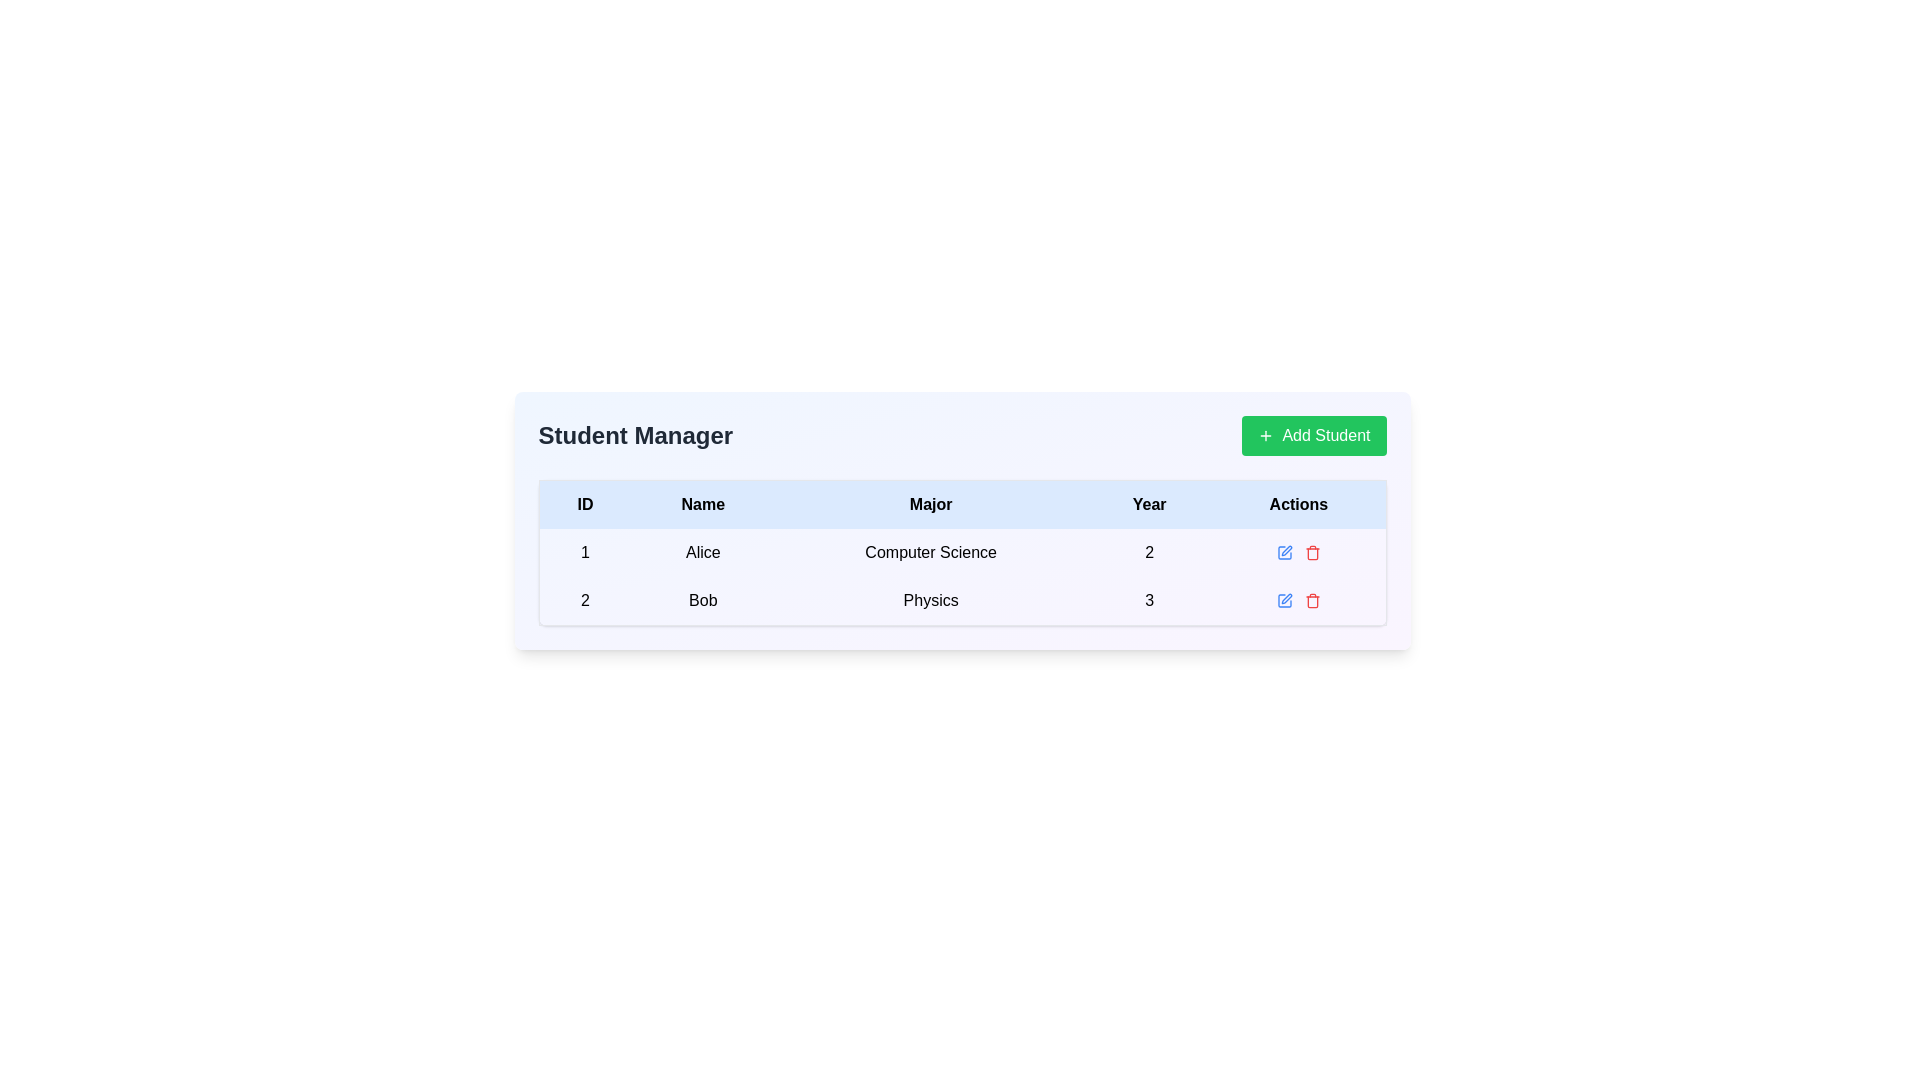 The height and width of the screenshot is (1080, 1920). What do you see at coordinates (584, 552) in the screenshot?
I see `the text label displaying the character '1' in bold style, located in the first column of the first row of the table, adjacent to the cell containing 'Alice'` at bounding box center [584, 552].